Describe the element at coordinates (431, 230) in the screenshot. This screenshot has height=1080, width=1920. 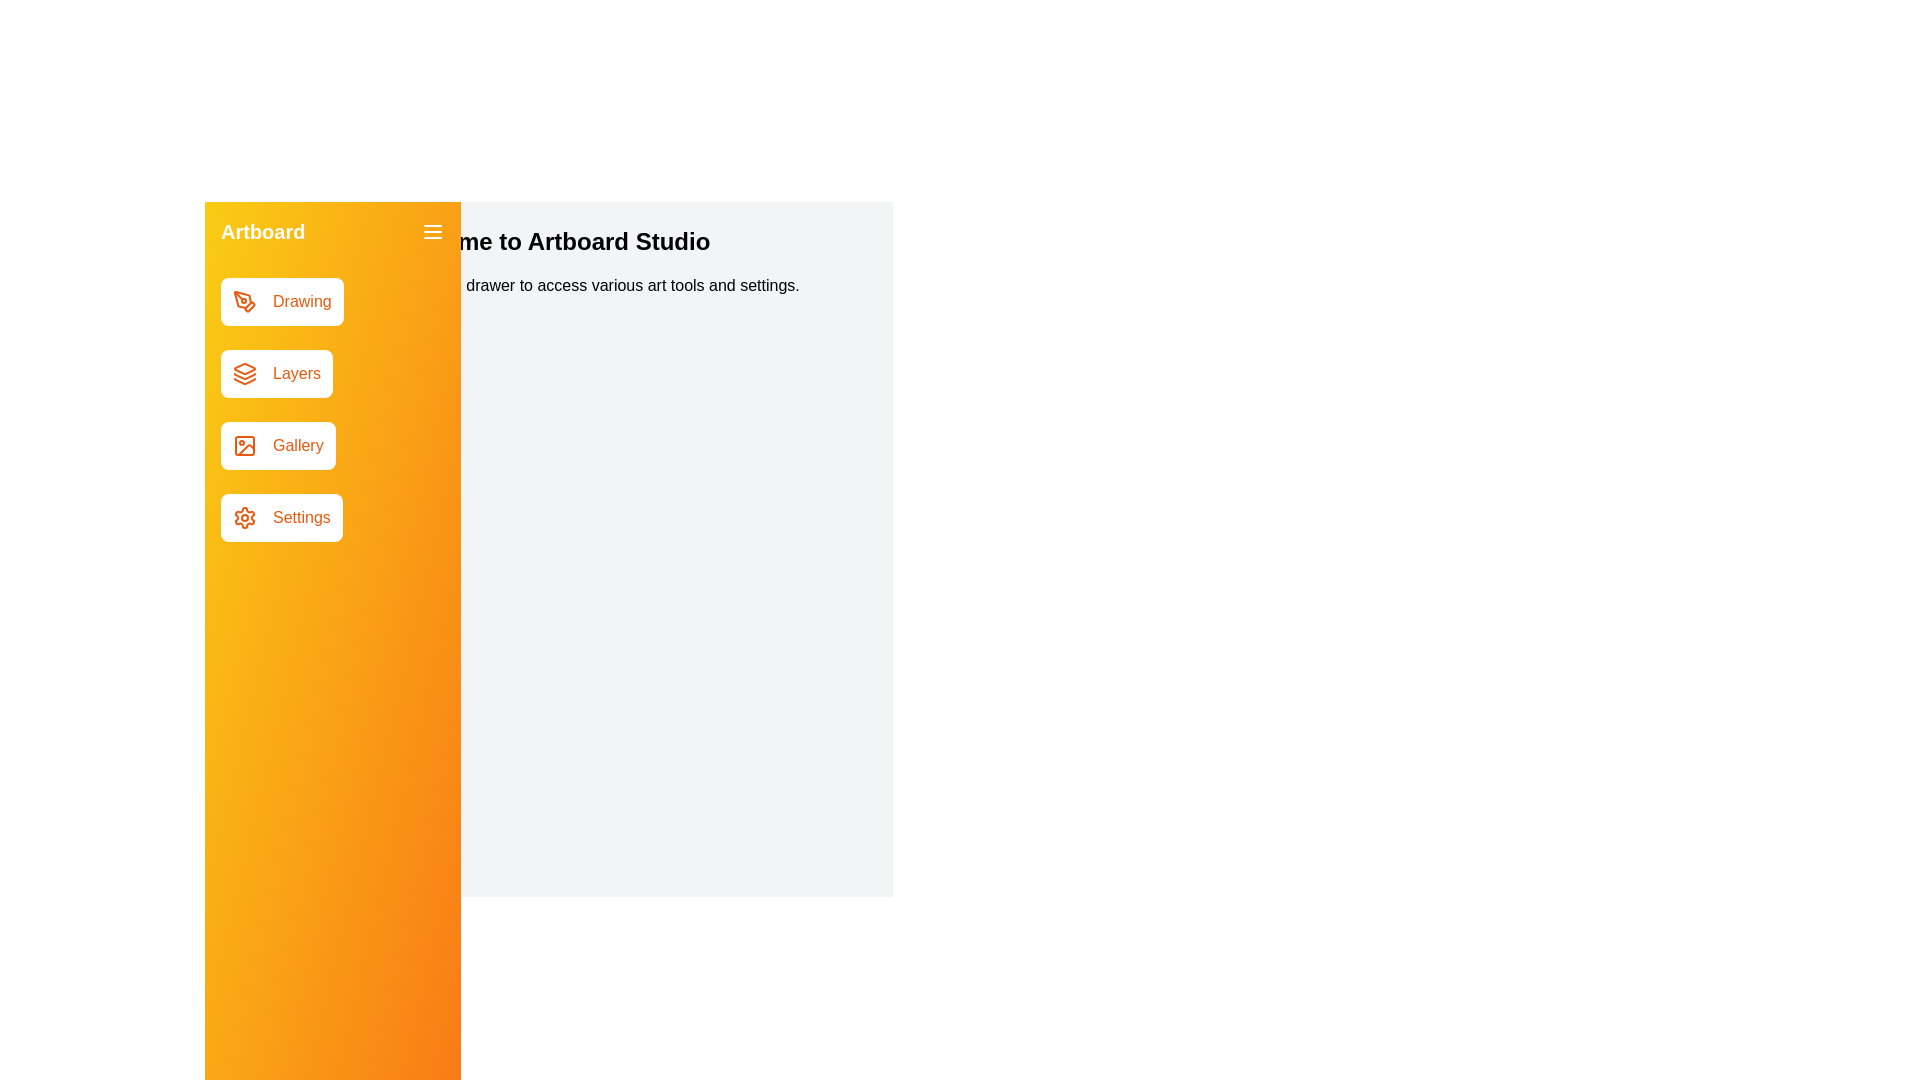
I see `the menu button to toggle the drawer` at that location.